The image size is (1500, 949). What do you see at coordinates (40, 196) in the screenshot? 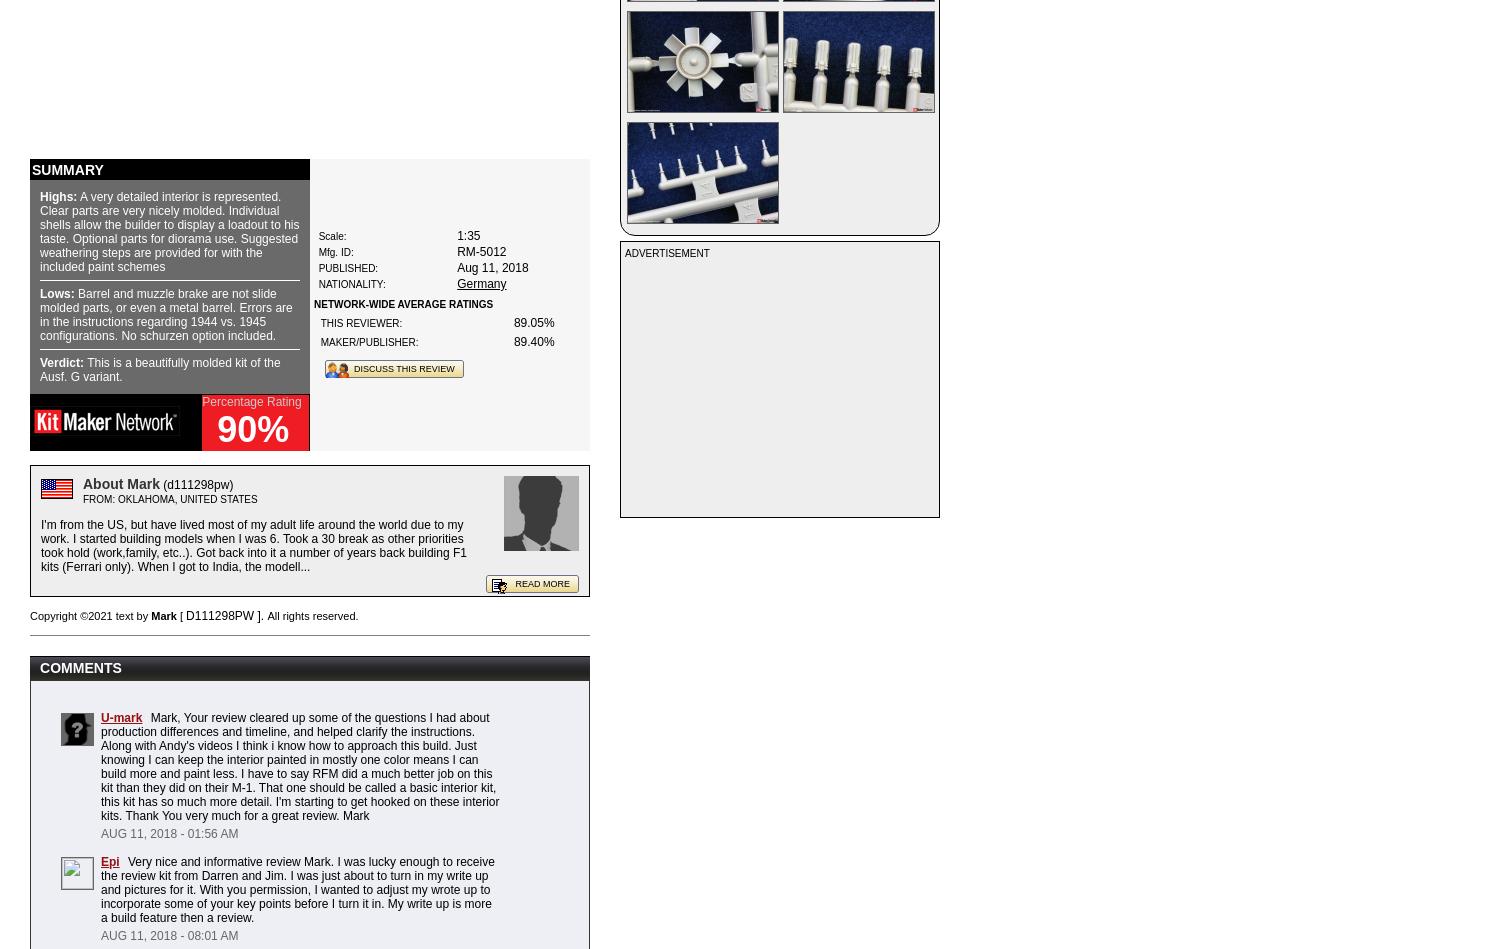
I see `'Highs:'` at bounding box center [40, 196].